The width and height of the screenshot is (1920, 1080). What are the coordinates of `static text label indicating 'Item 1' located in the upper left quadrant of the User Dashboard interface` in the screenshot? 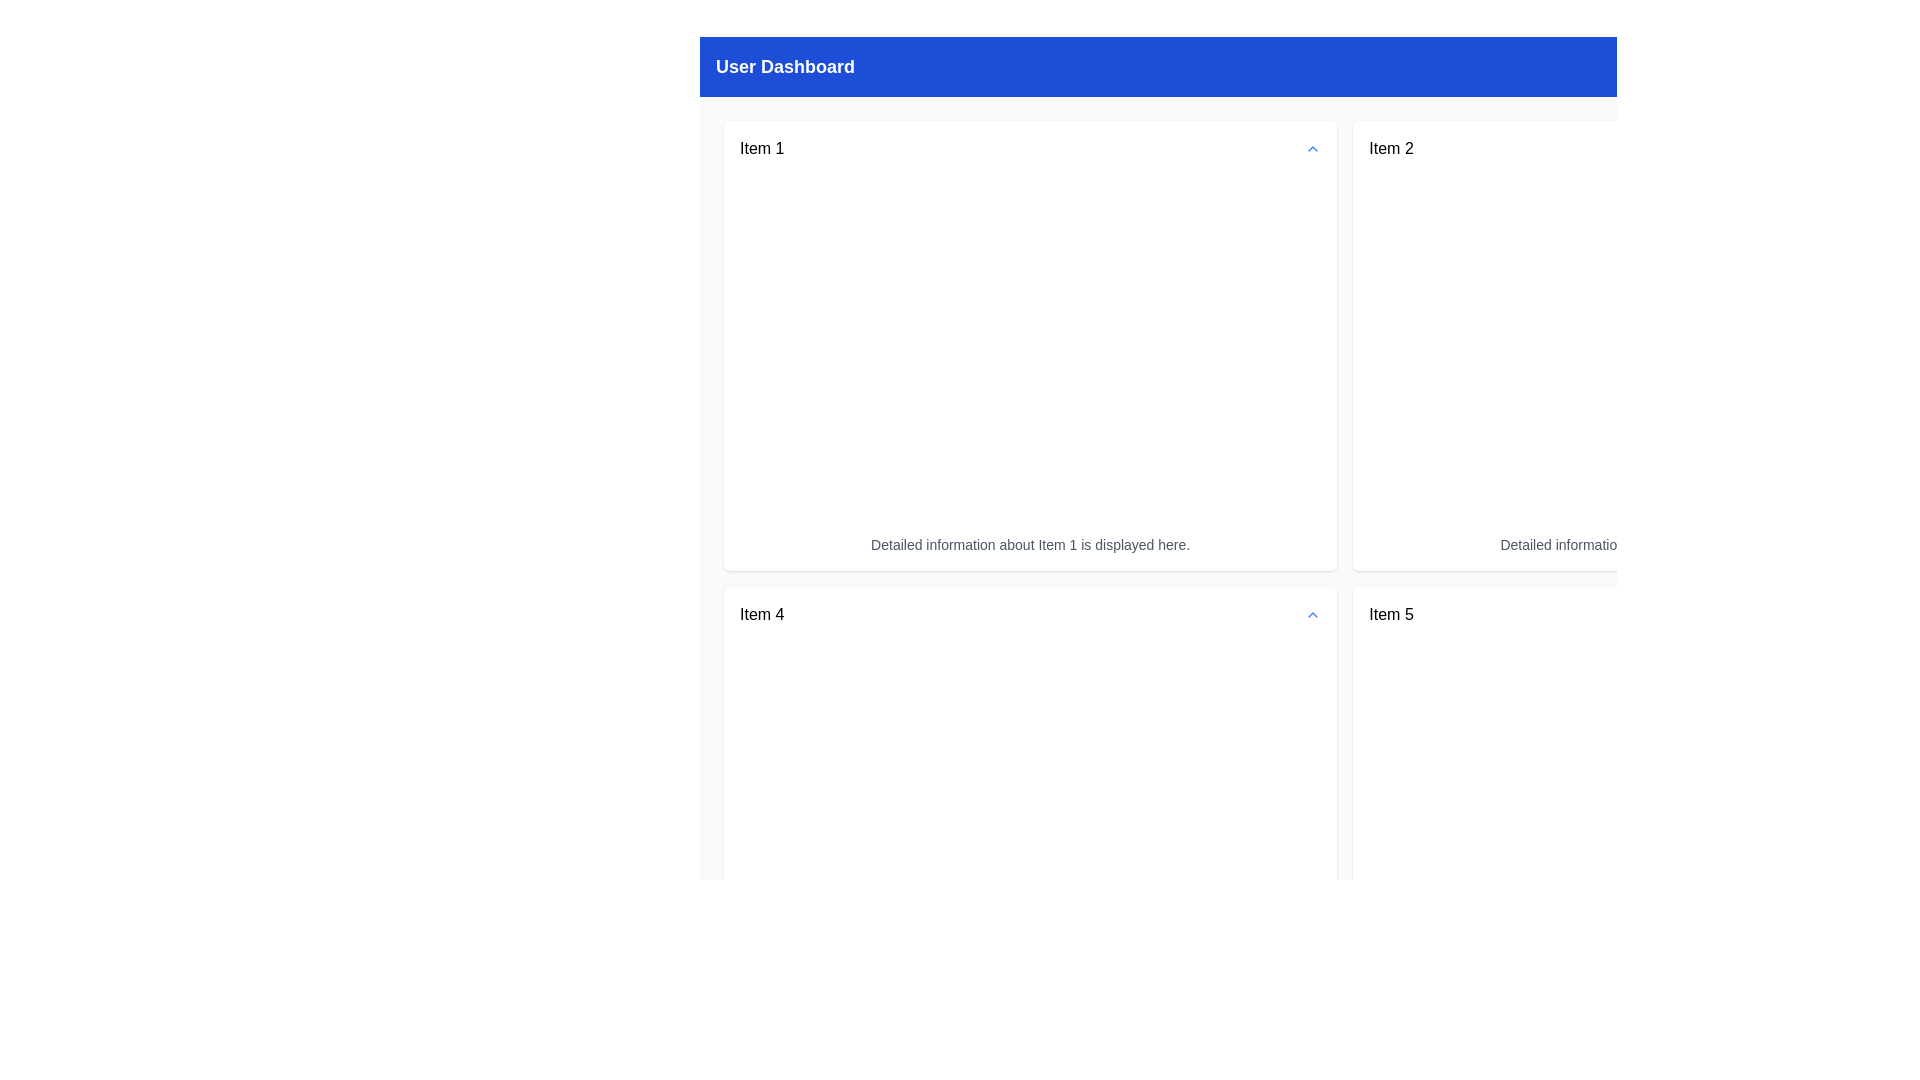 It's located at (761, 148).